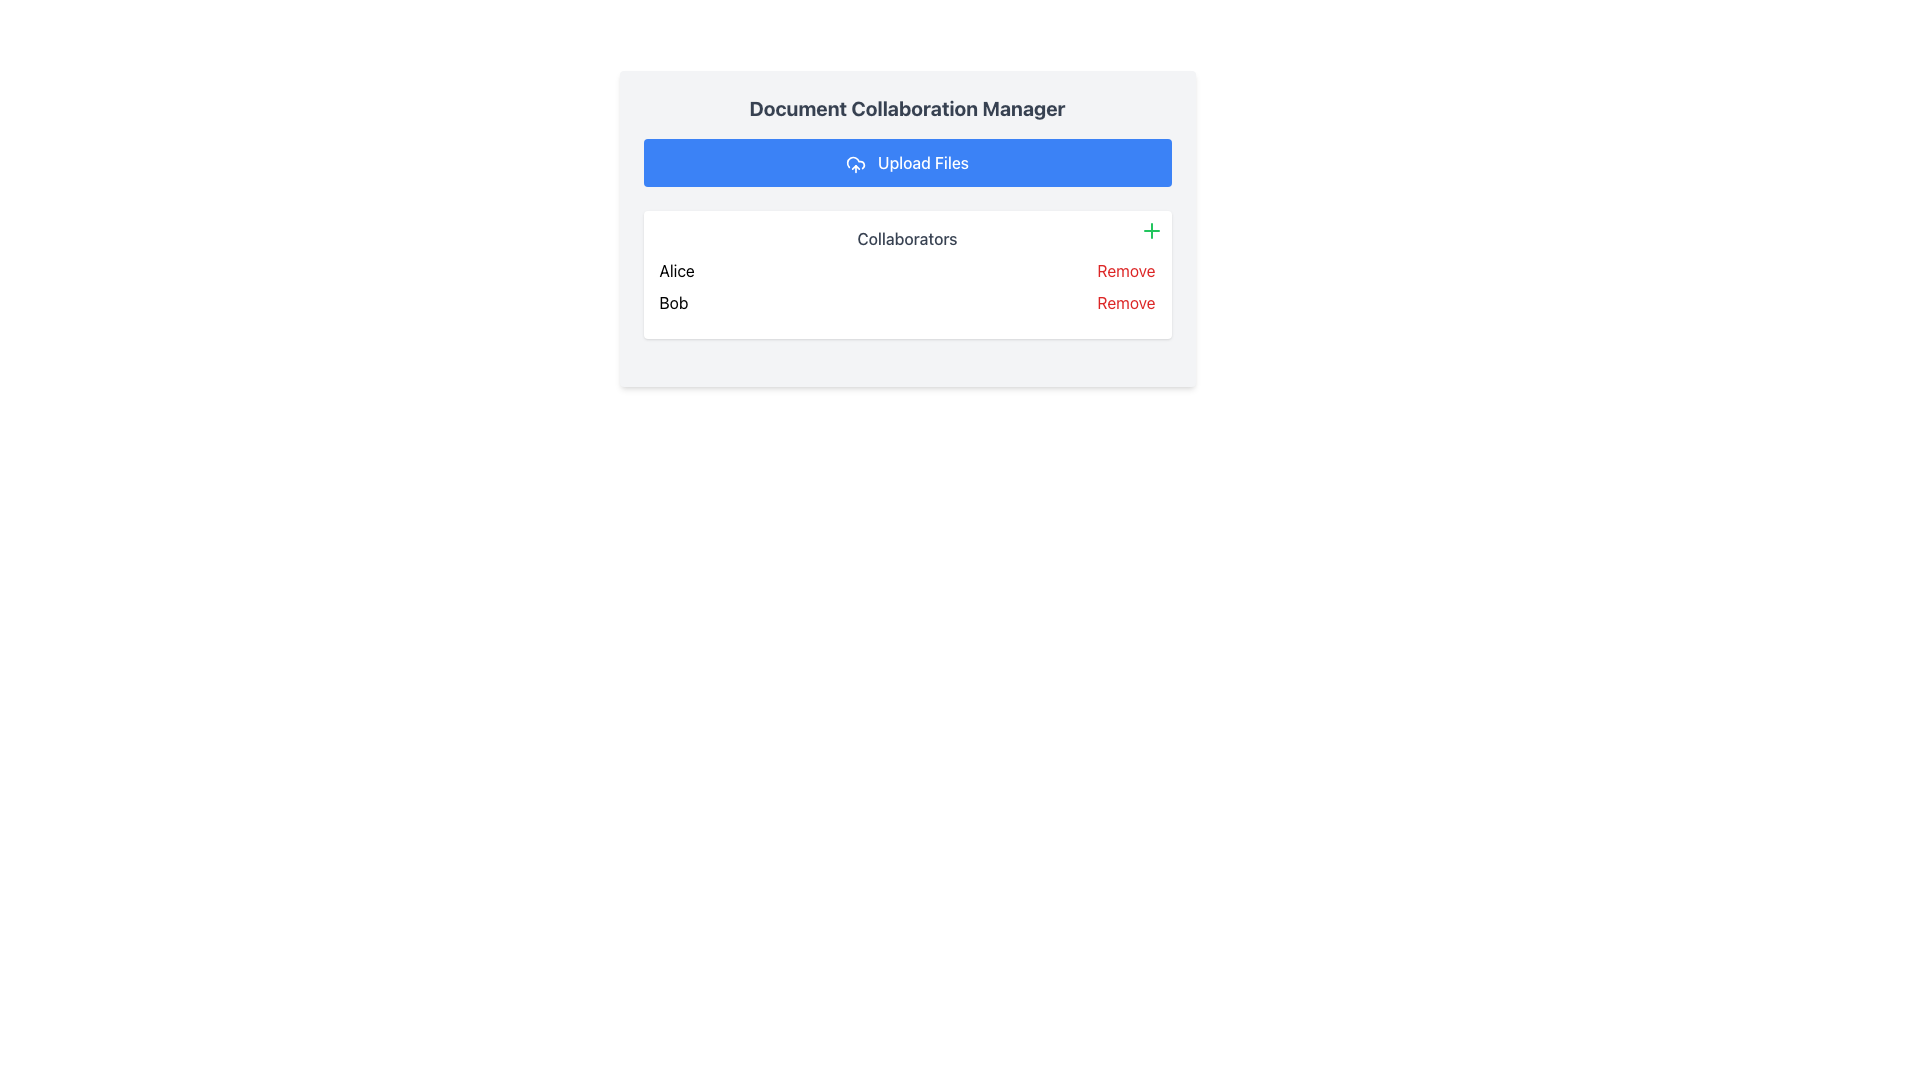 The height and width of the screenshot is (1080, 1920). I want to click on the cloud-shaped upload icon within the 'Upload Files' button, which is styled with a blue background and white outline, located to the left of the button's text, so click(855, 163).